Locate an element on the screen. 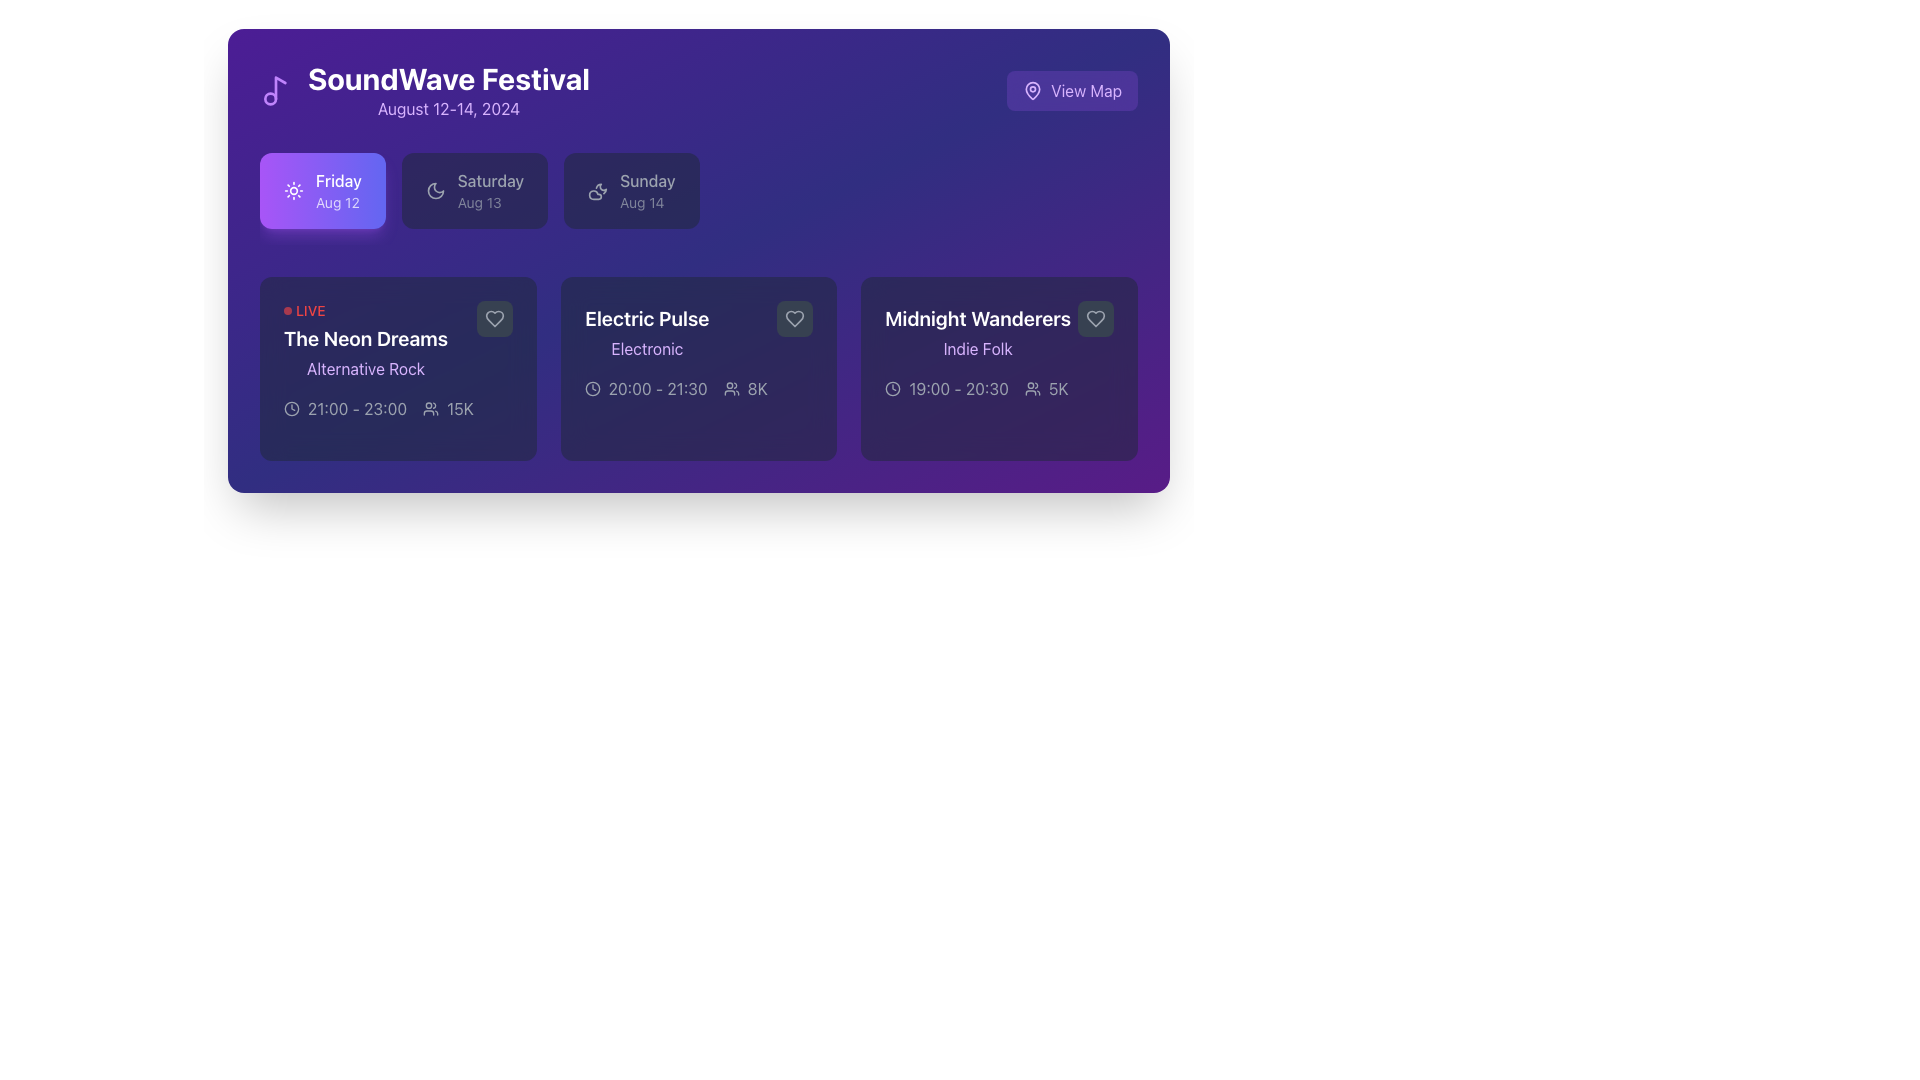 This screenshot has height=1080, width=1920. the informational label indicating the time range for the event 'The Neon Dreams', which is located below the event title and description and to the left of the attendee count is located at coordinates (345, 407).